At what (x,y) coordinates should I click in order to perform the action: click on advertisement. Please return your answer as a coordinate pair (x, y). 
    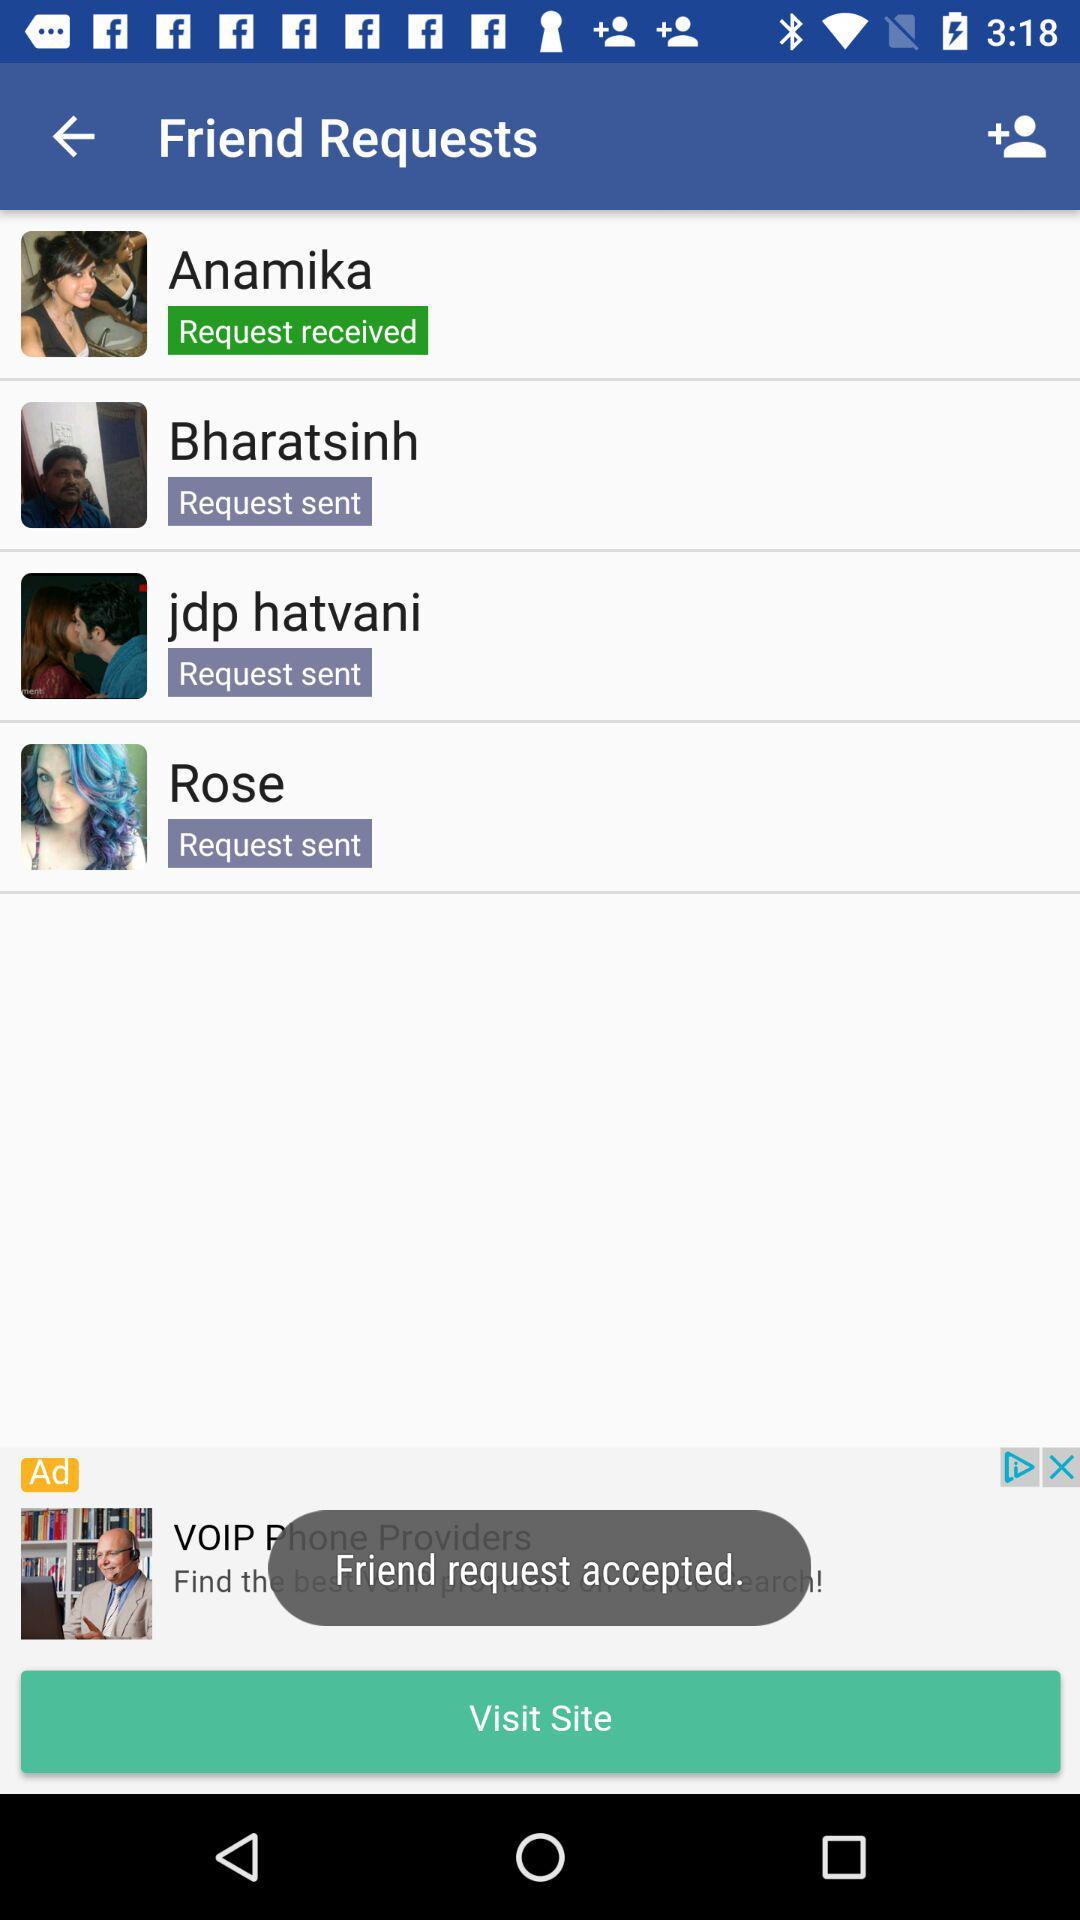
    Looking at the image, I should click on (540, 1620).